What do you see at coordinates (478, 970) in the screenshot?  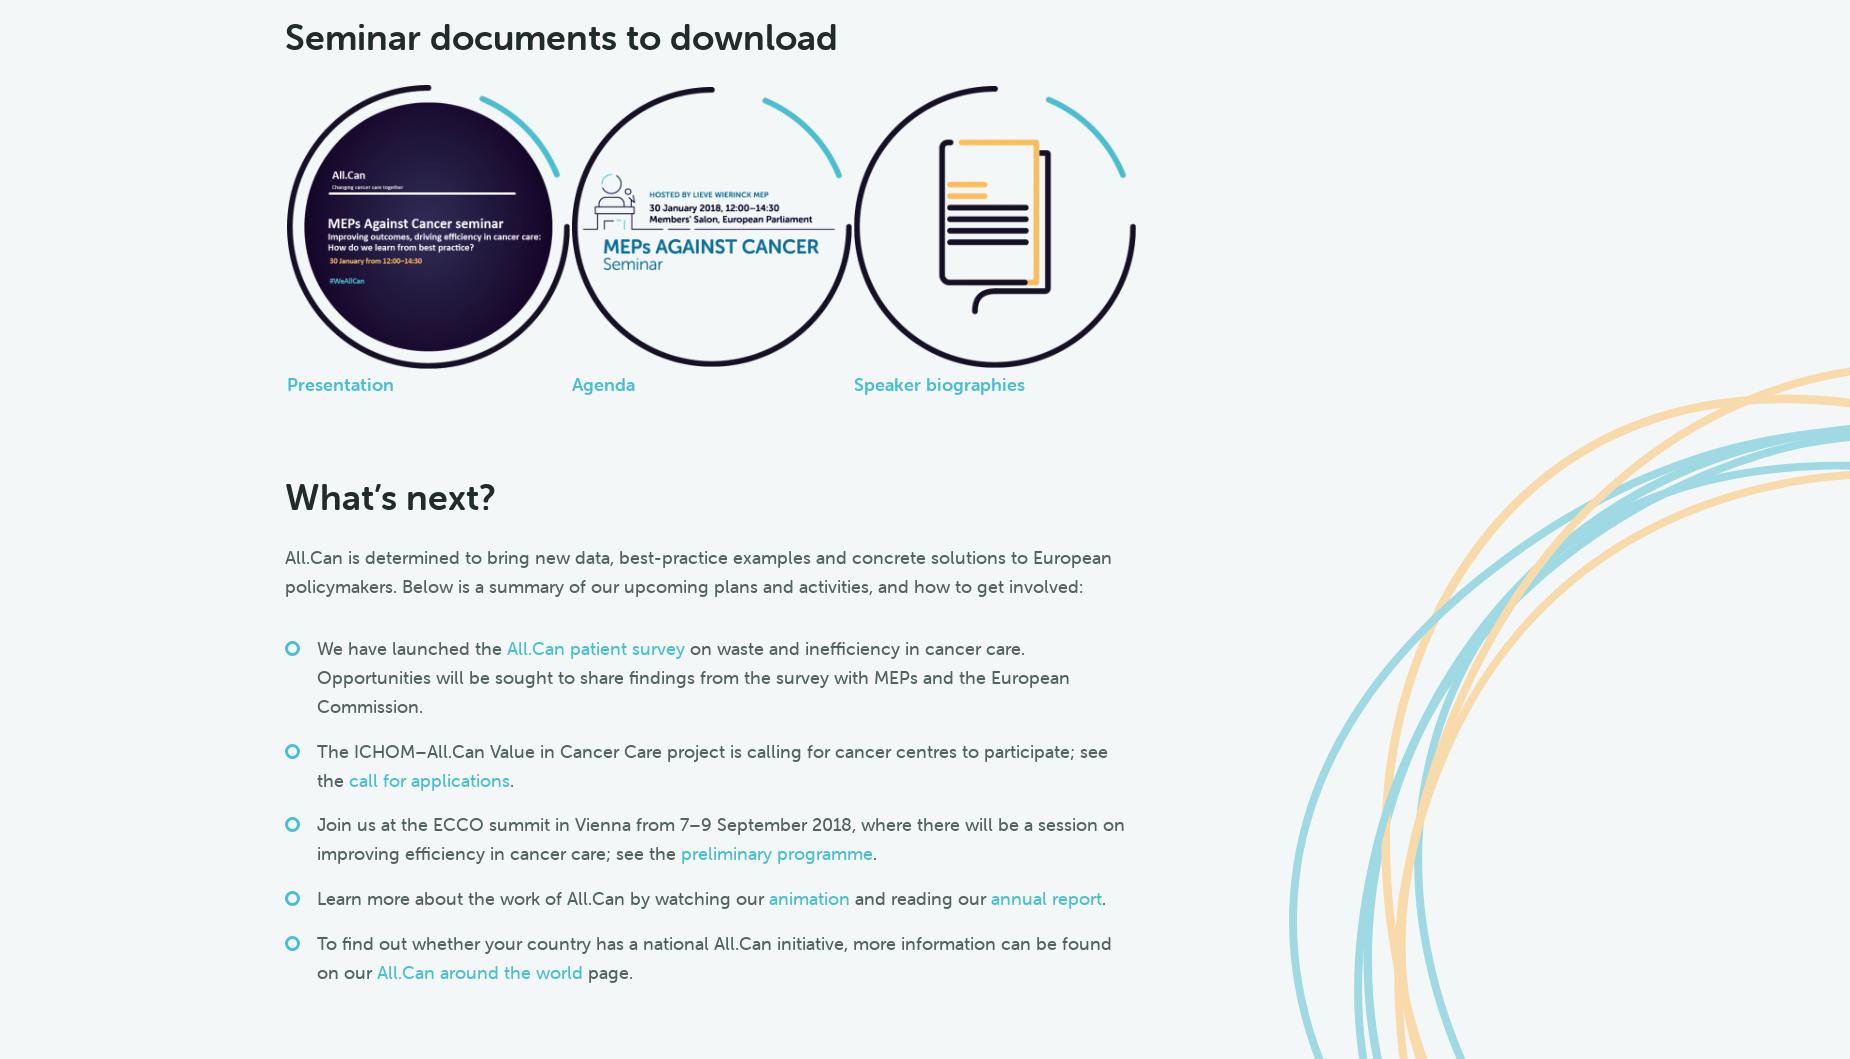 I see `'All.Can around the world'` at bounding box center [478, 970].